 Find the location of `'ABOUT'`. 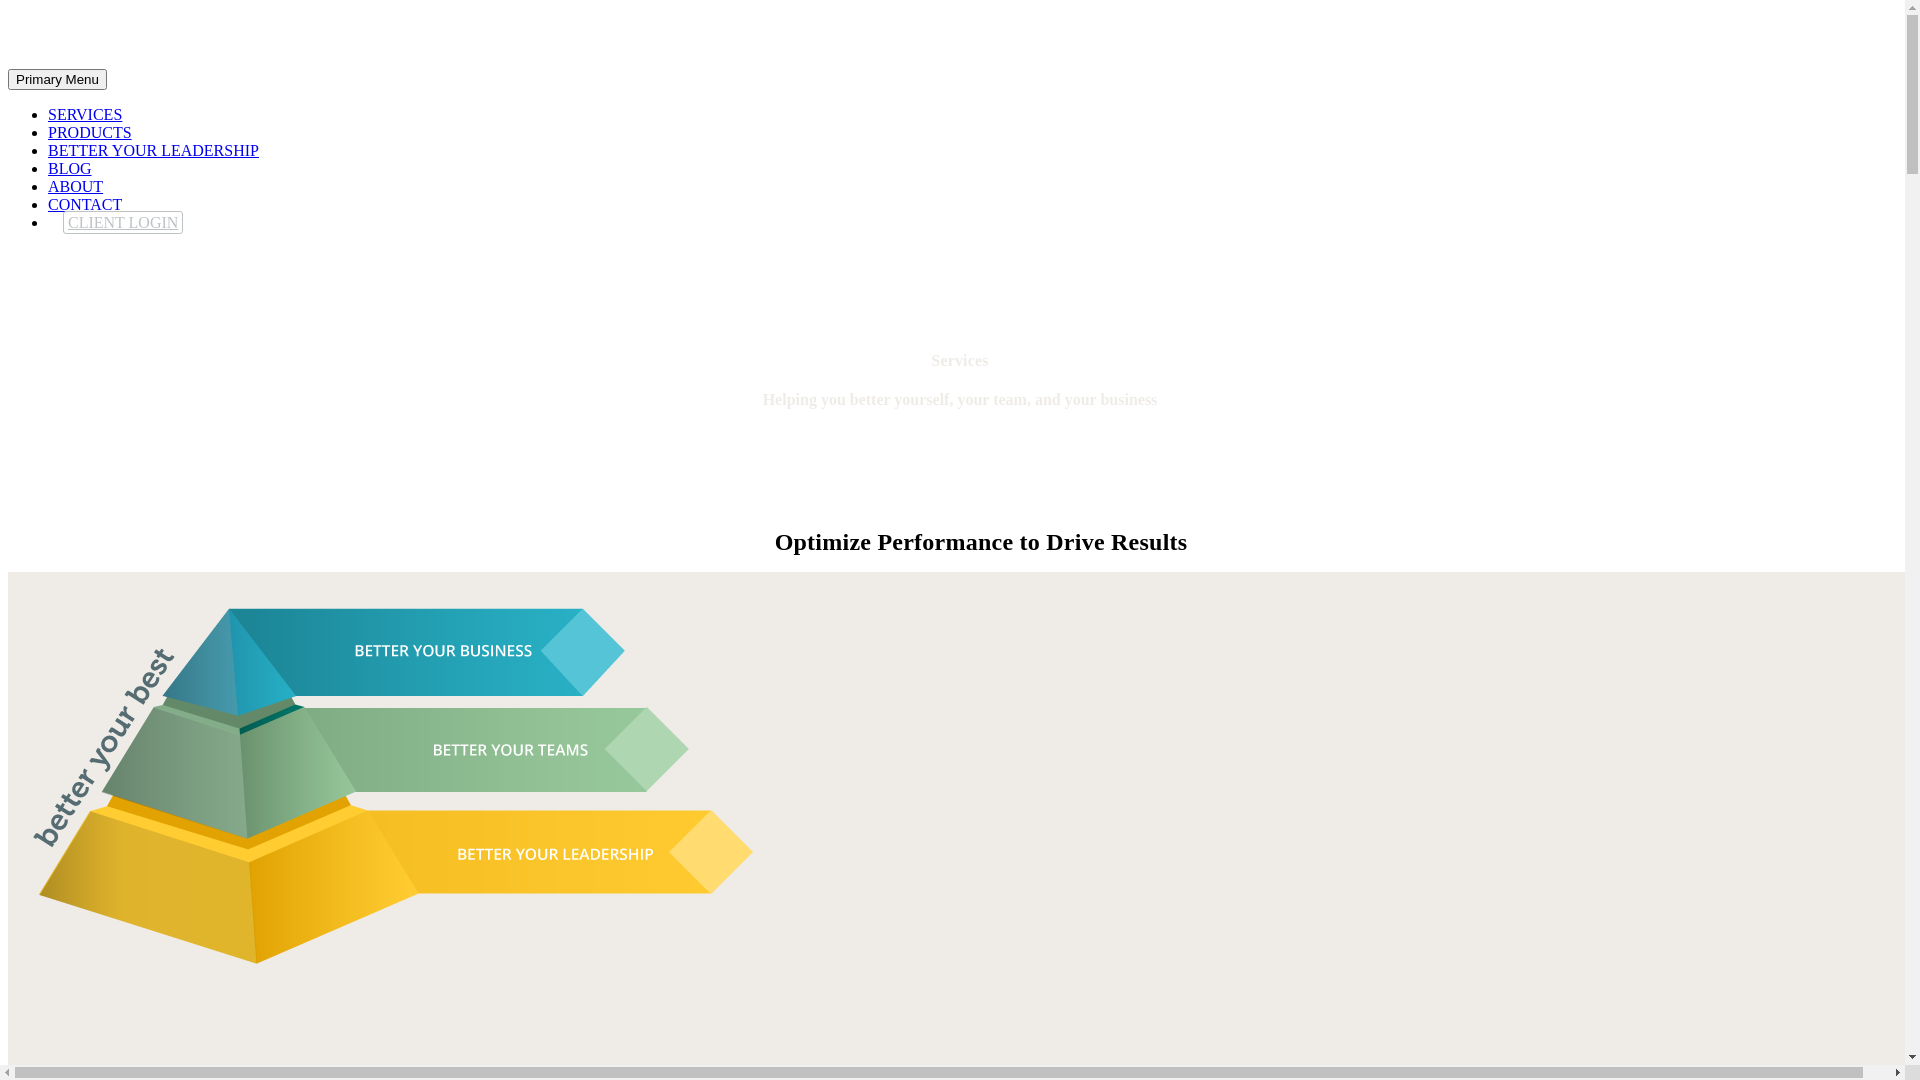

'ABOUT' is located at coordinates (75, 186).